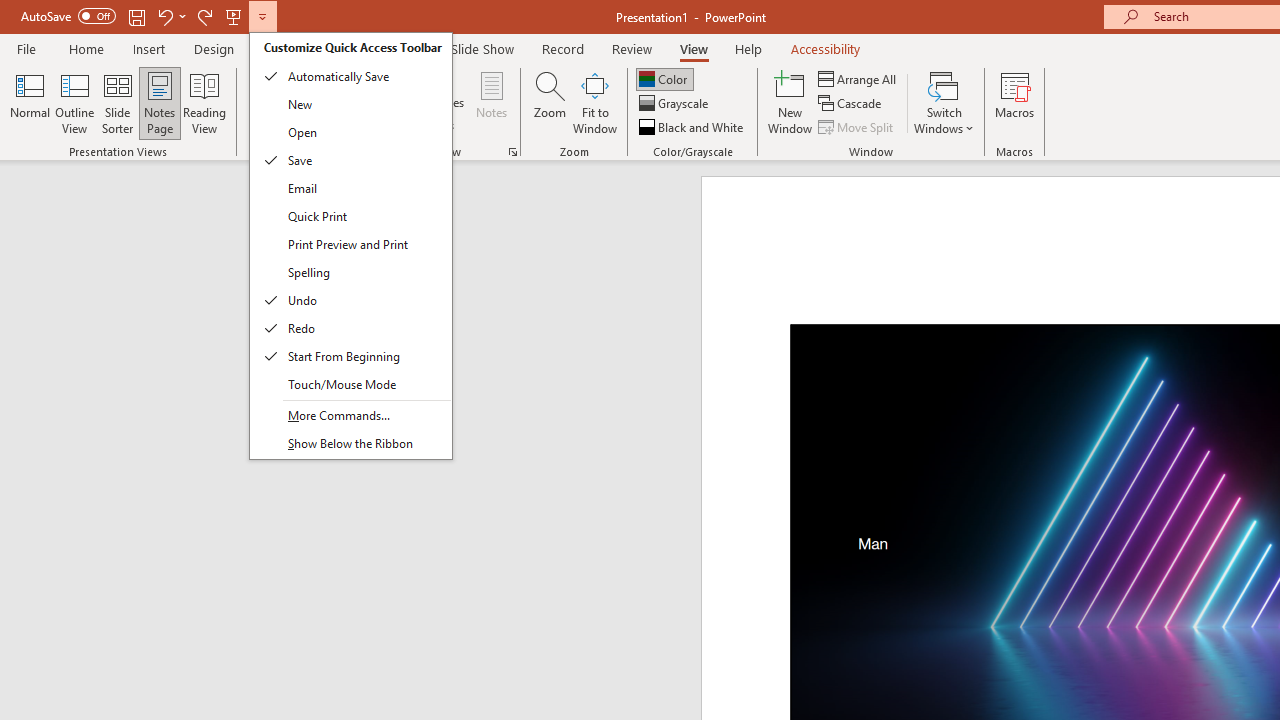 This screenshot has width=1280, height=720. I want to click on 'Grayscale', so click(675, 103).